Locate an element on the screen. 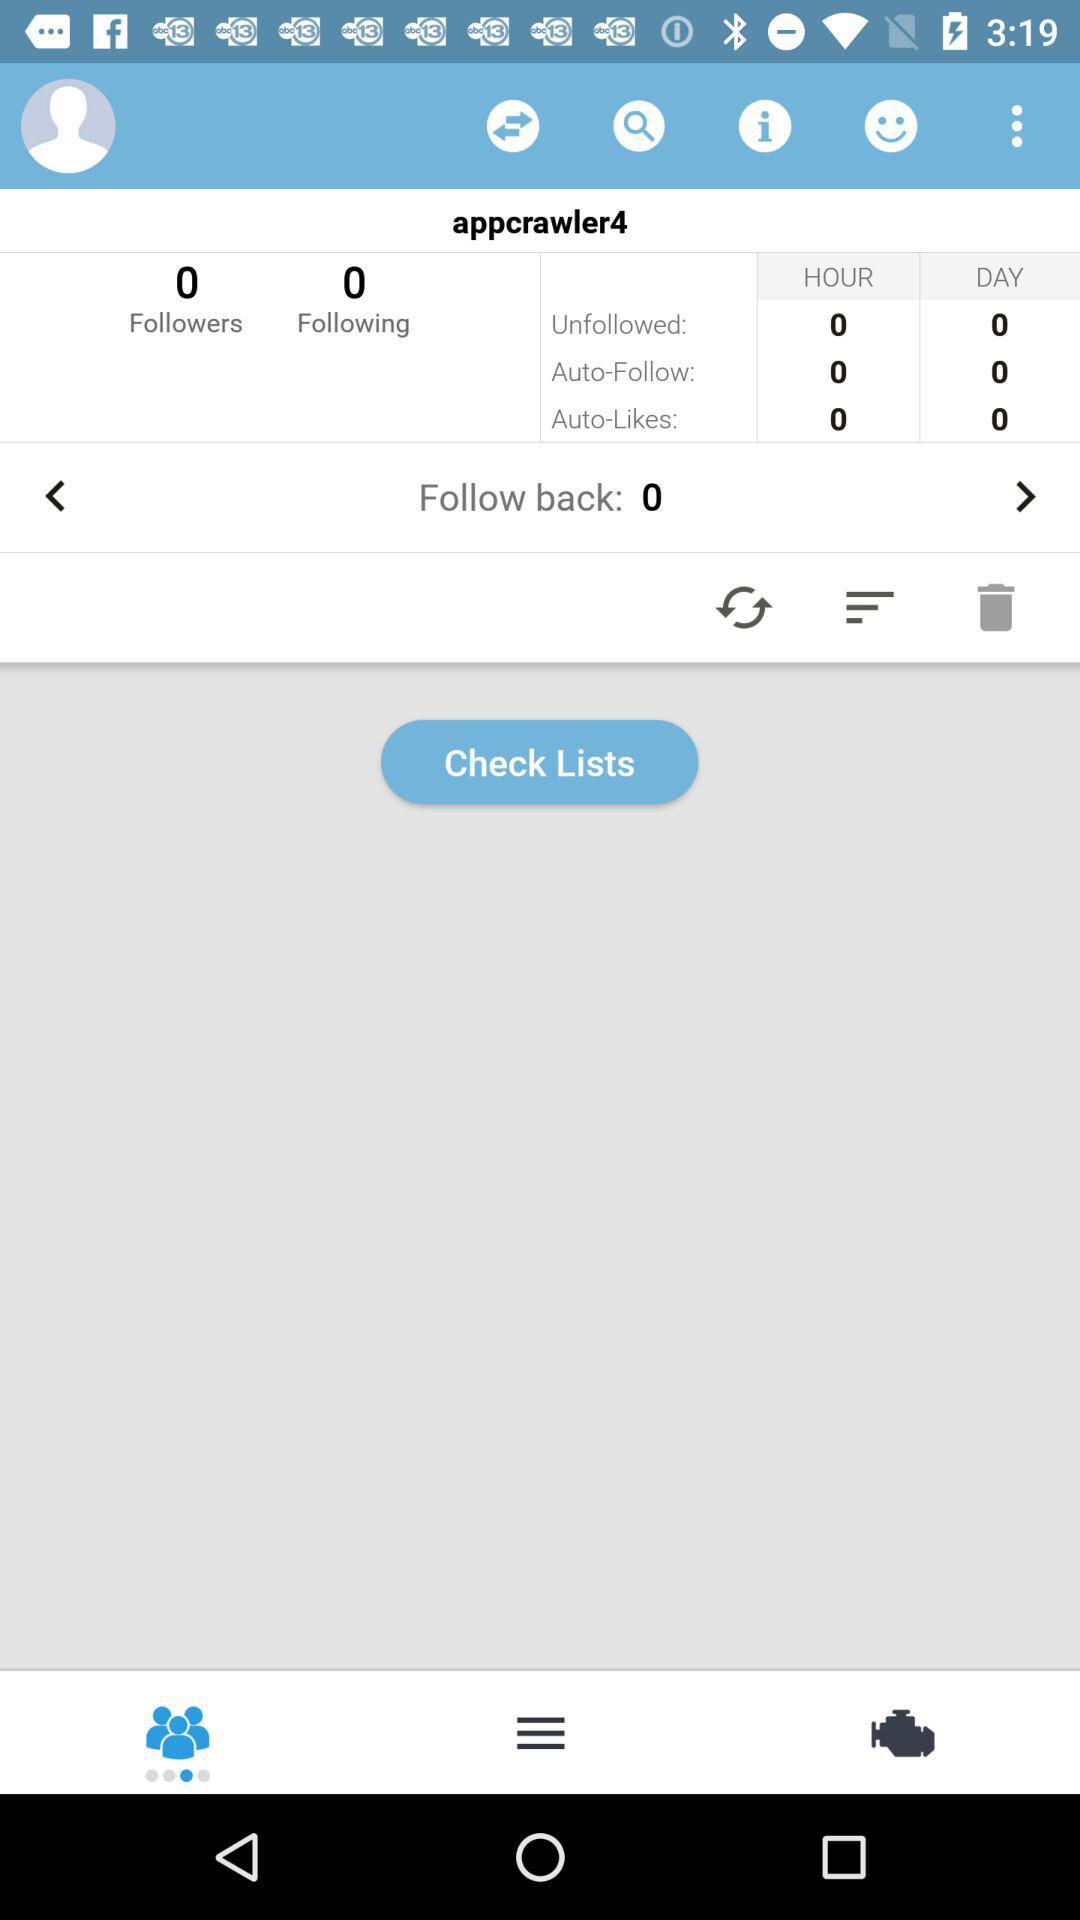 The image size is (1080, 1920). profile is located at coordinates (67, 124).